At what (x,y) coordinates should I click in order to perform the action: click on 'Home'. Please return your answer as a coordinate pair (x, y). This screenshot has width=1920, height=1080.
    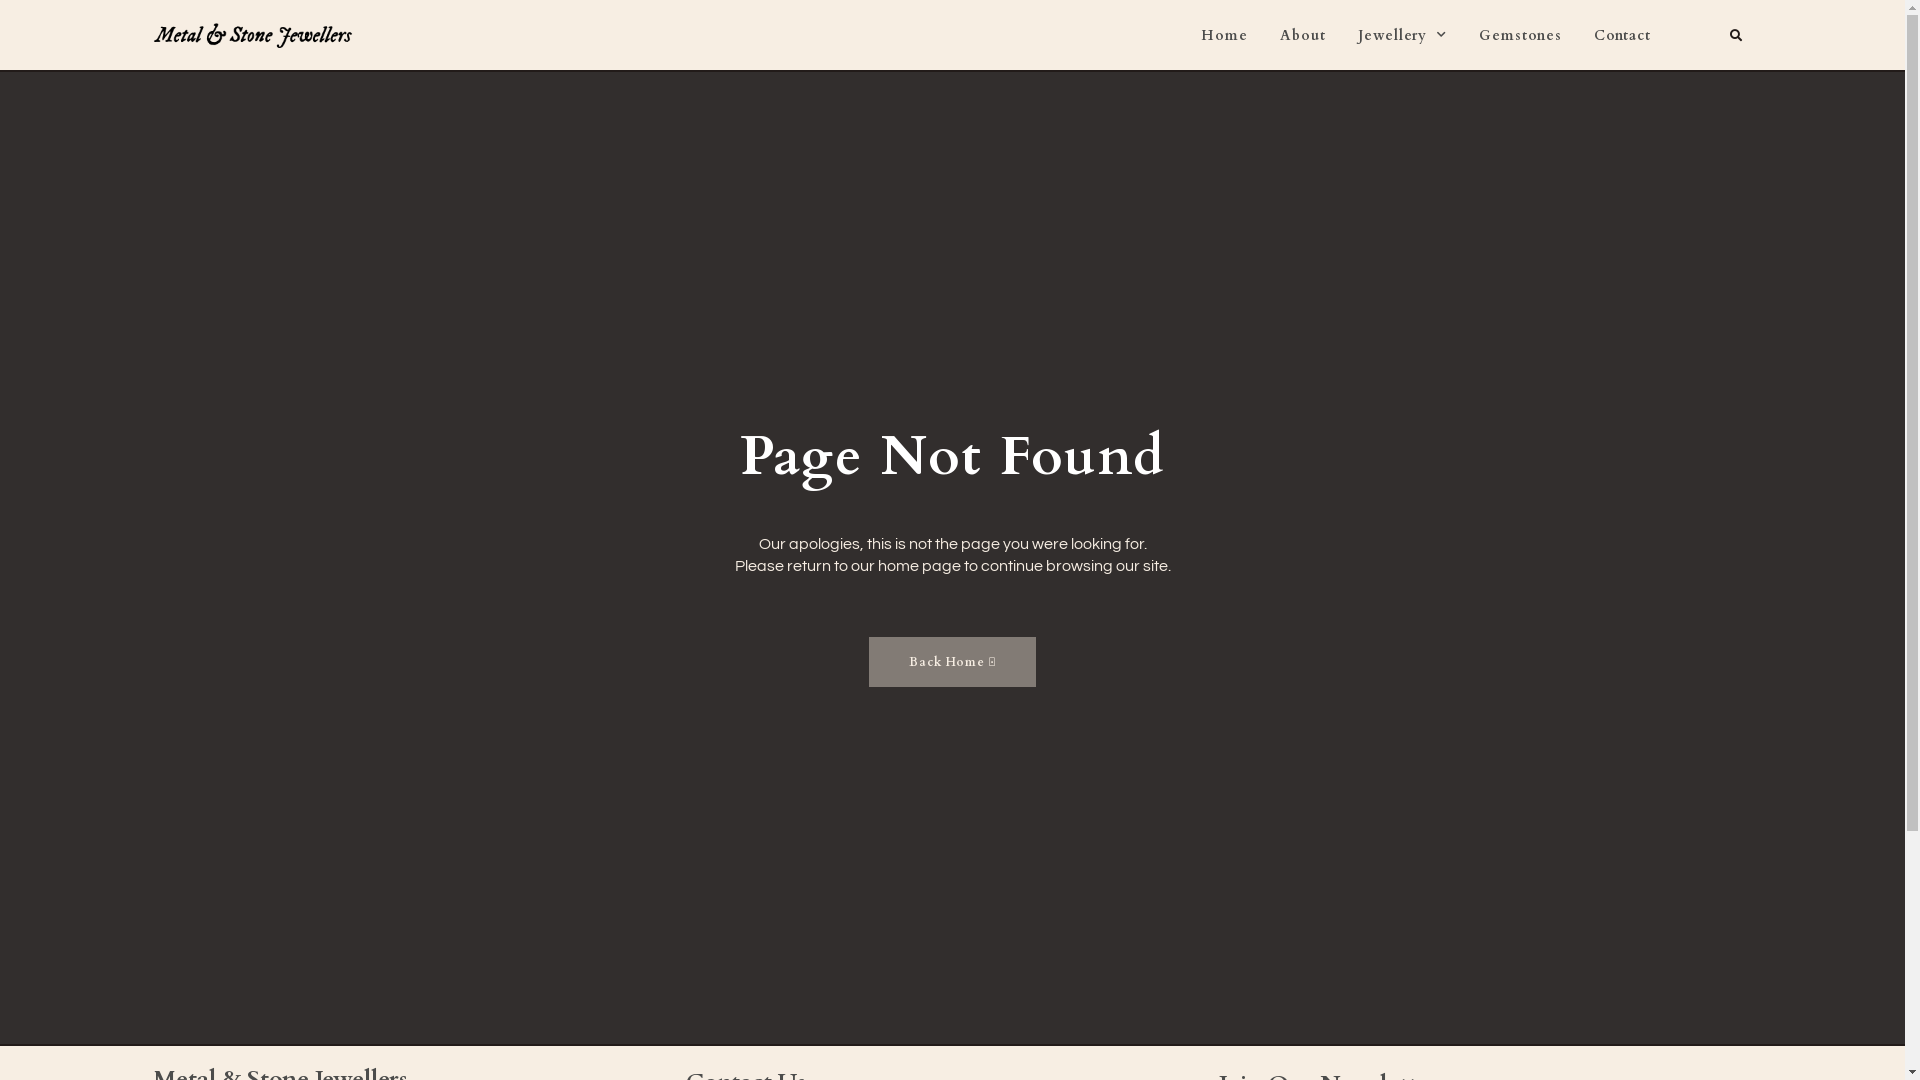
    Looking at the image, I should click on (1223, 35).